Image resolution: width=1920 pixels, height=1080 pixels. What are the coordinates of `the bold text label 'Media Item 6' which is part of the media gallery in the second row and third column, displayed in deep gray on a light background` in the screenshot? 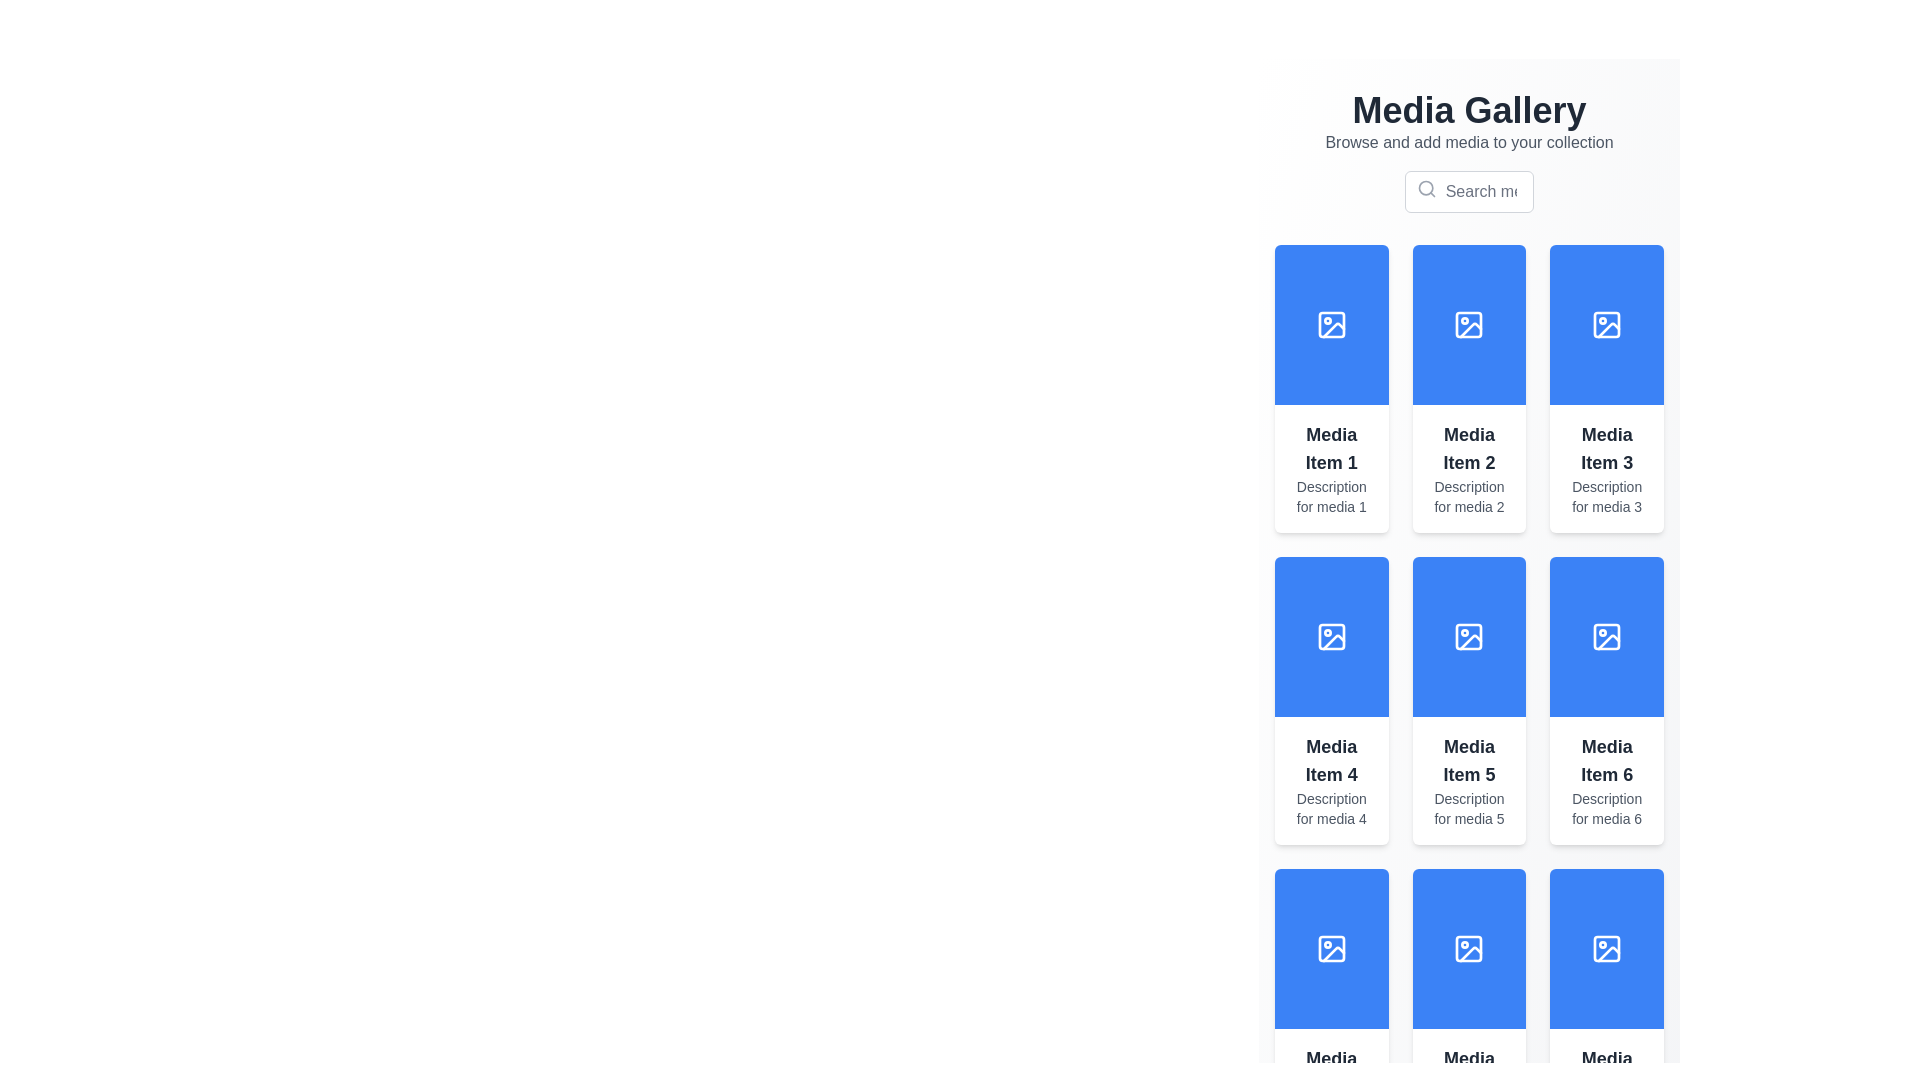 It's located at (1607, 760).